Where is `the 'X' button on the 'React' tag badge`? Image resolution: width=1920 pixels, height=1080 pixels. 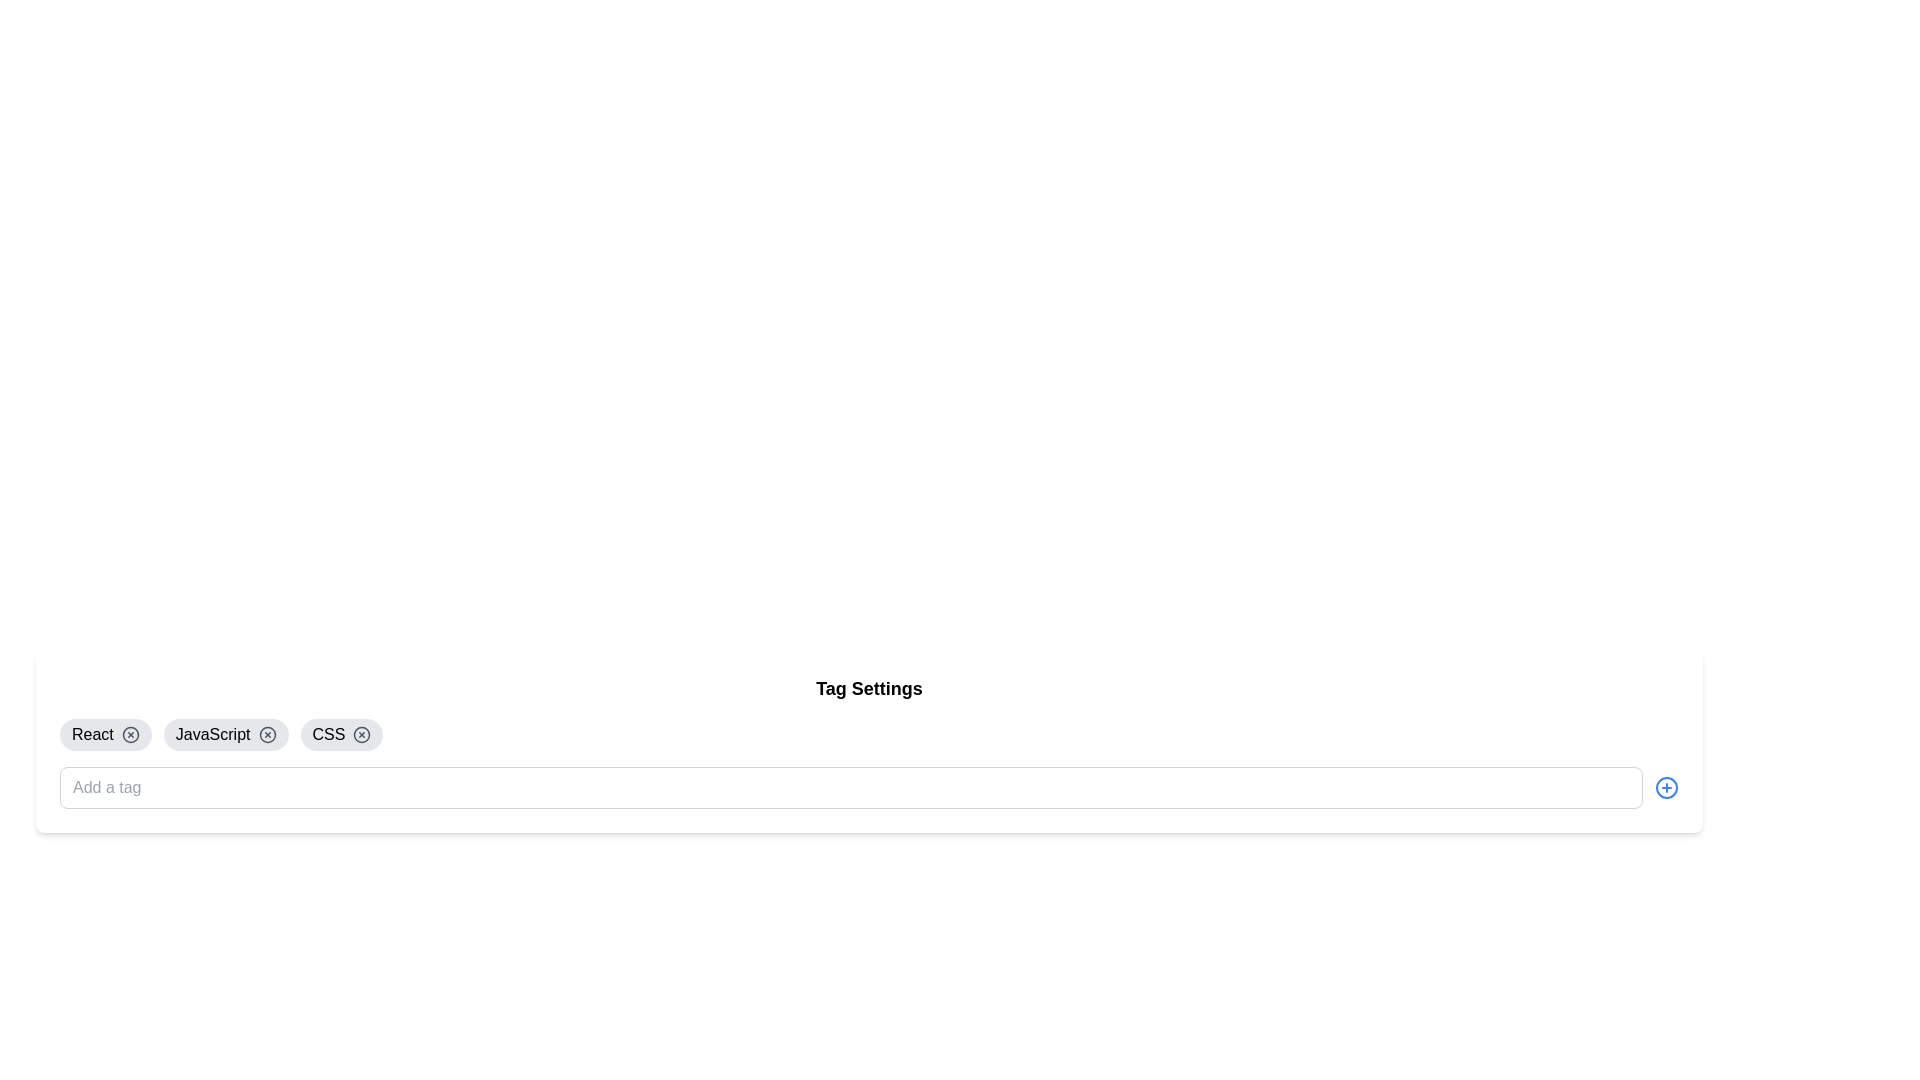 the 'X' button on the 'React' tag badge is located at coordinates (104, 735).